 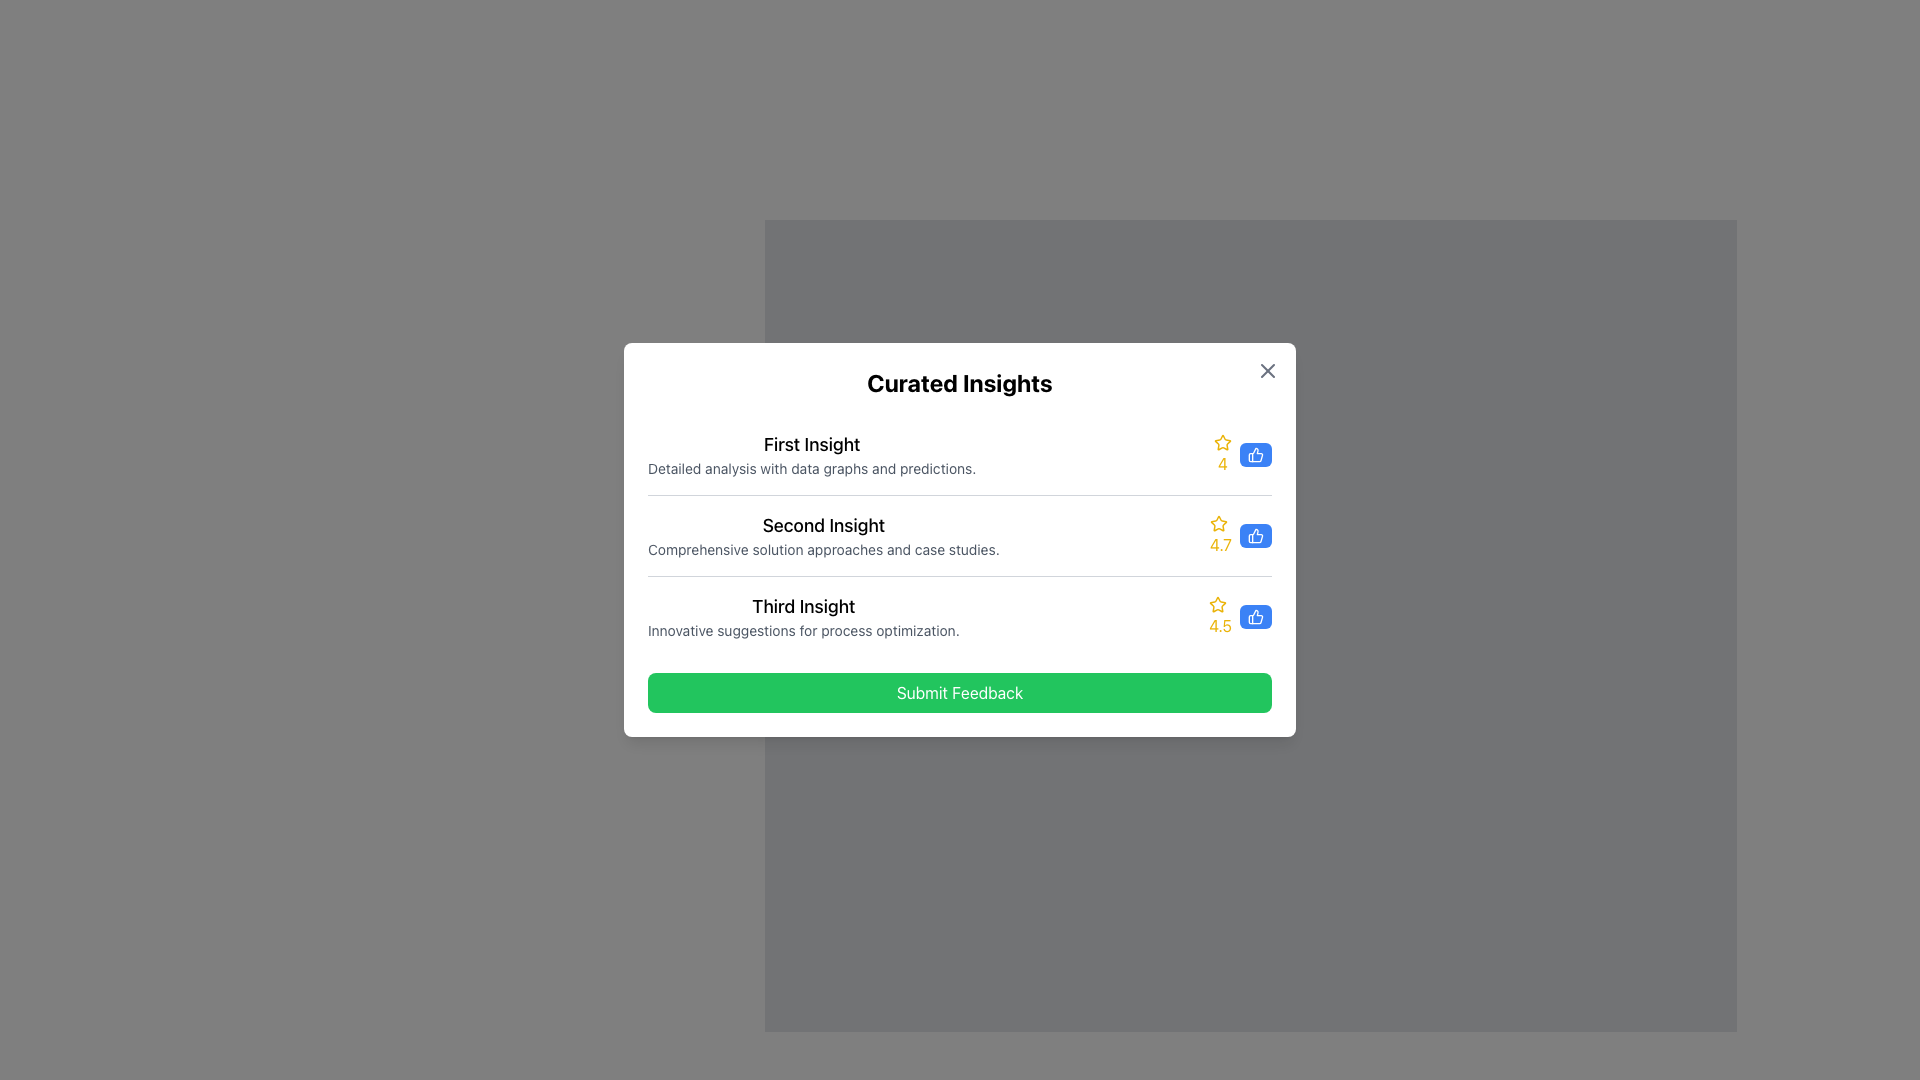 What do you see at coordinates (1217, 603) in the screenshot?
I see `the star icon representing the rating feature for 'Third Insight', which is located adjacent to the '4.5' rating text` at bounding box center [1217, 603].